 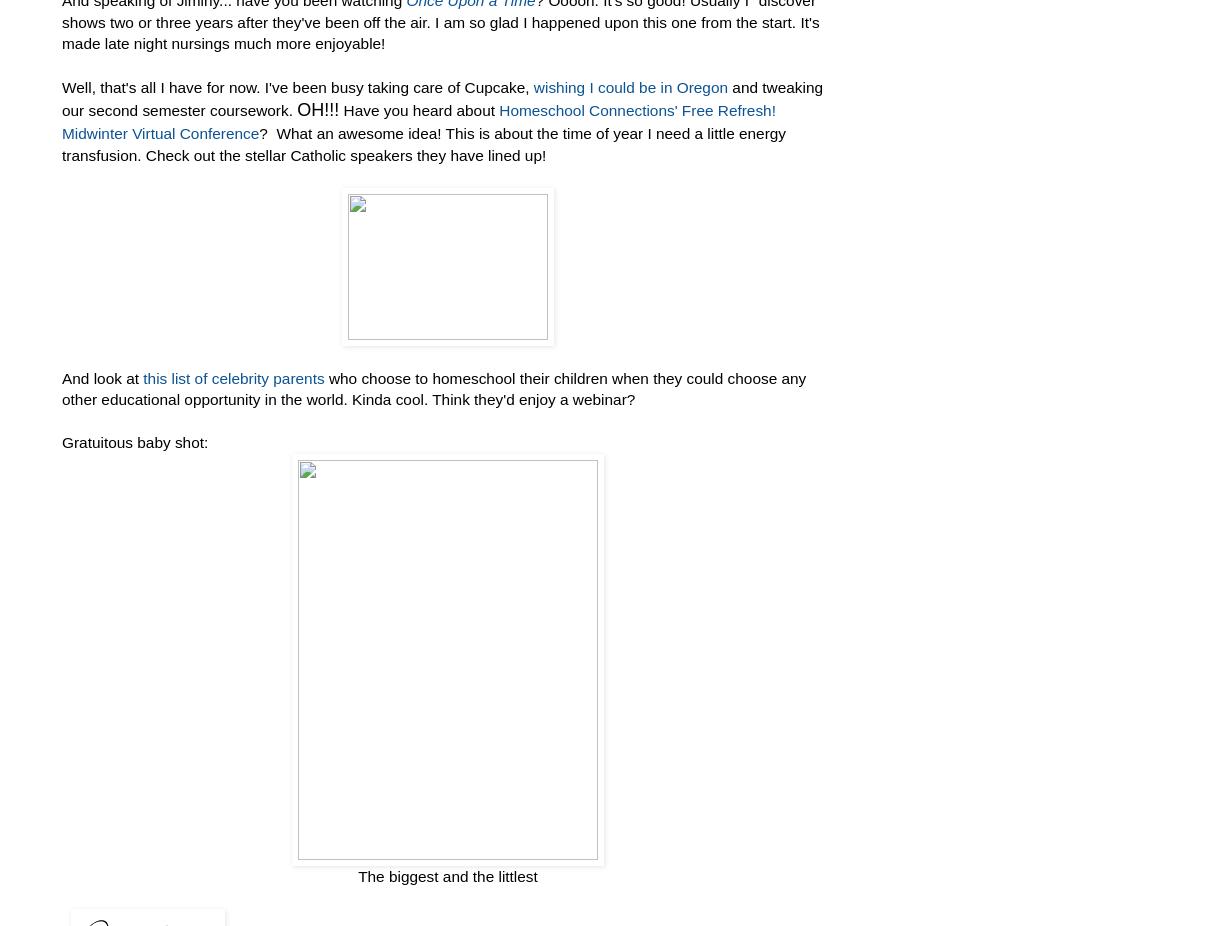 I want to click on 'wishing I could be in Oregon', so click(x=629, y=85).